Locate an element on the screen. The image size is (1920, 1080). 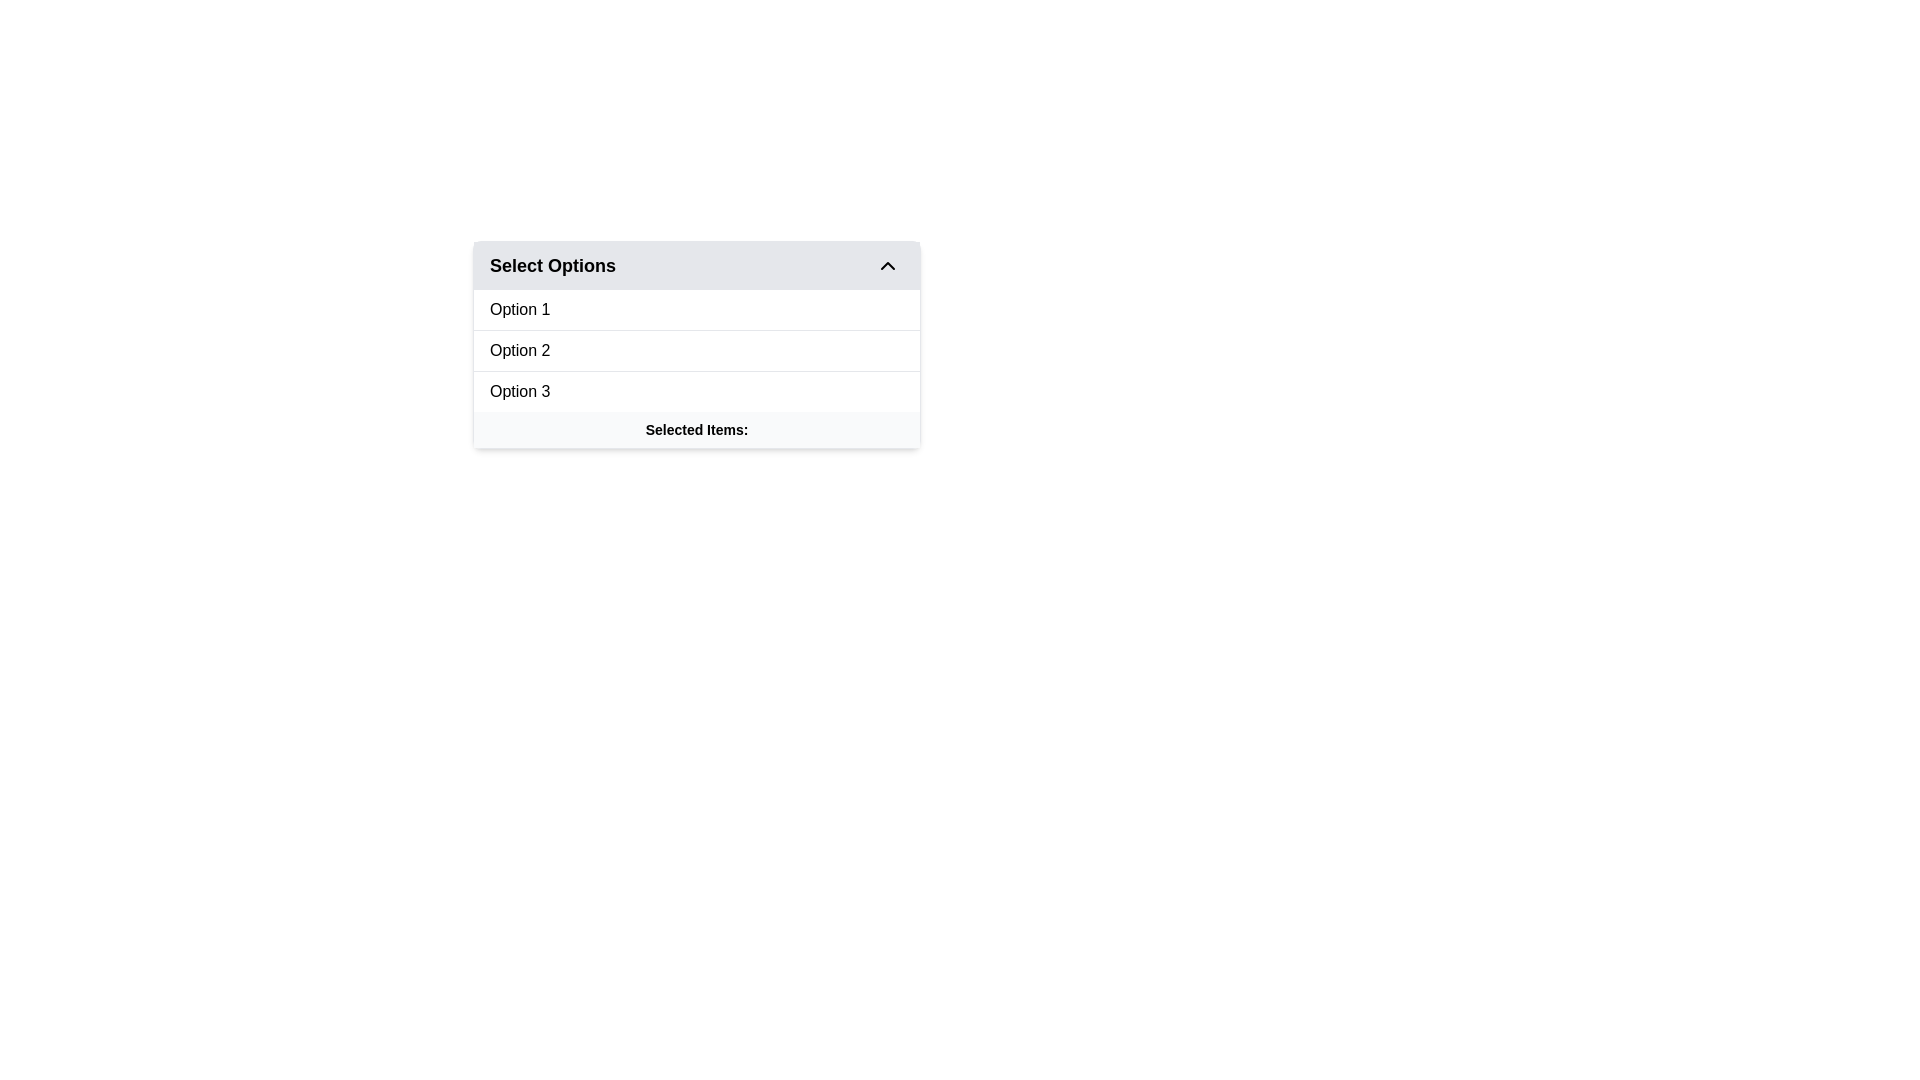
the minimalistic button with a gray background and an upward-pointing chevron arrow symbol located on the rightmost side of the header labeled 'Select Options' is located at coordinates (887, 265).